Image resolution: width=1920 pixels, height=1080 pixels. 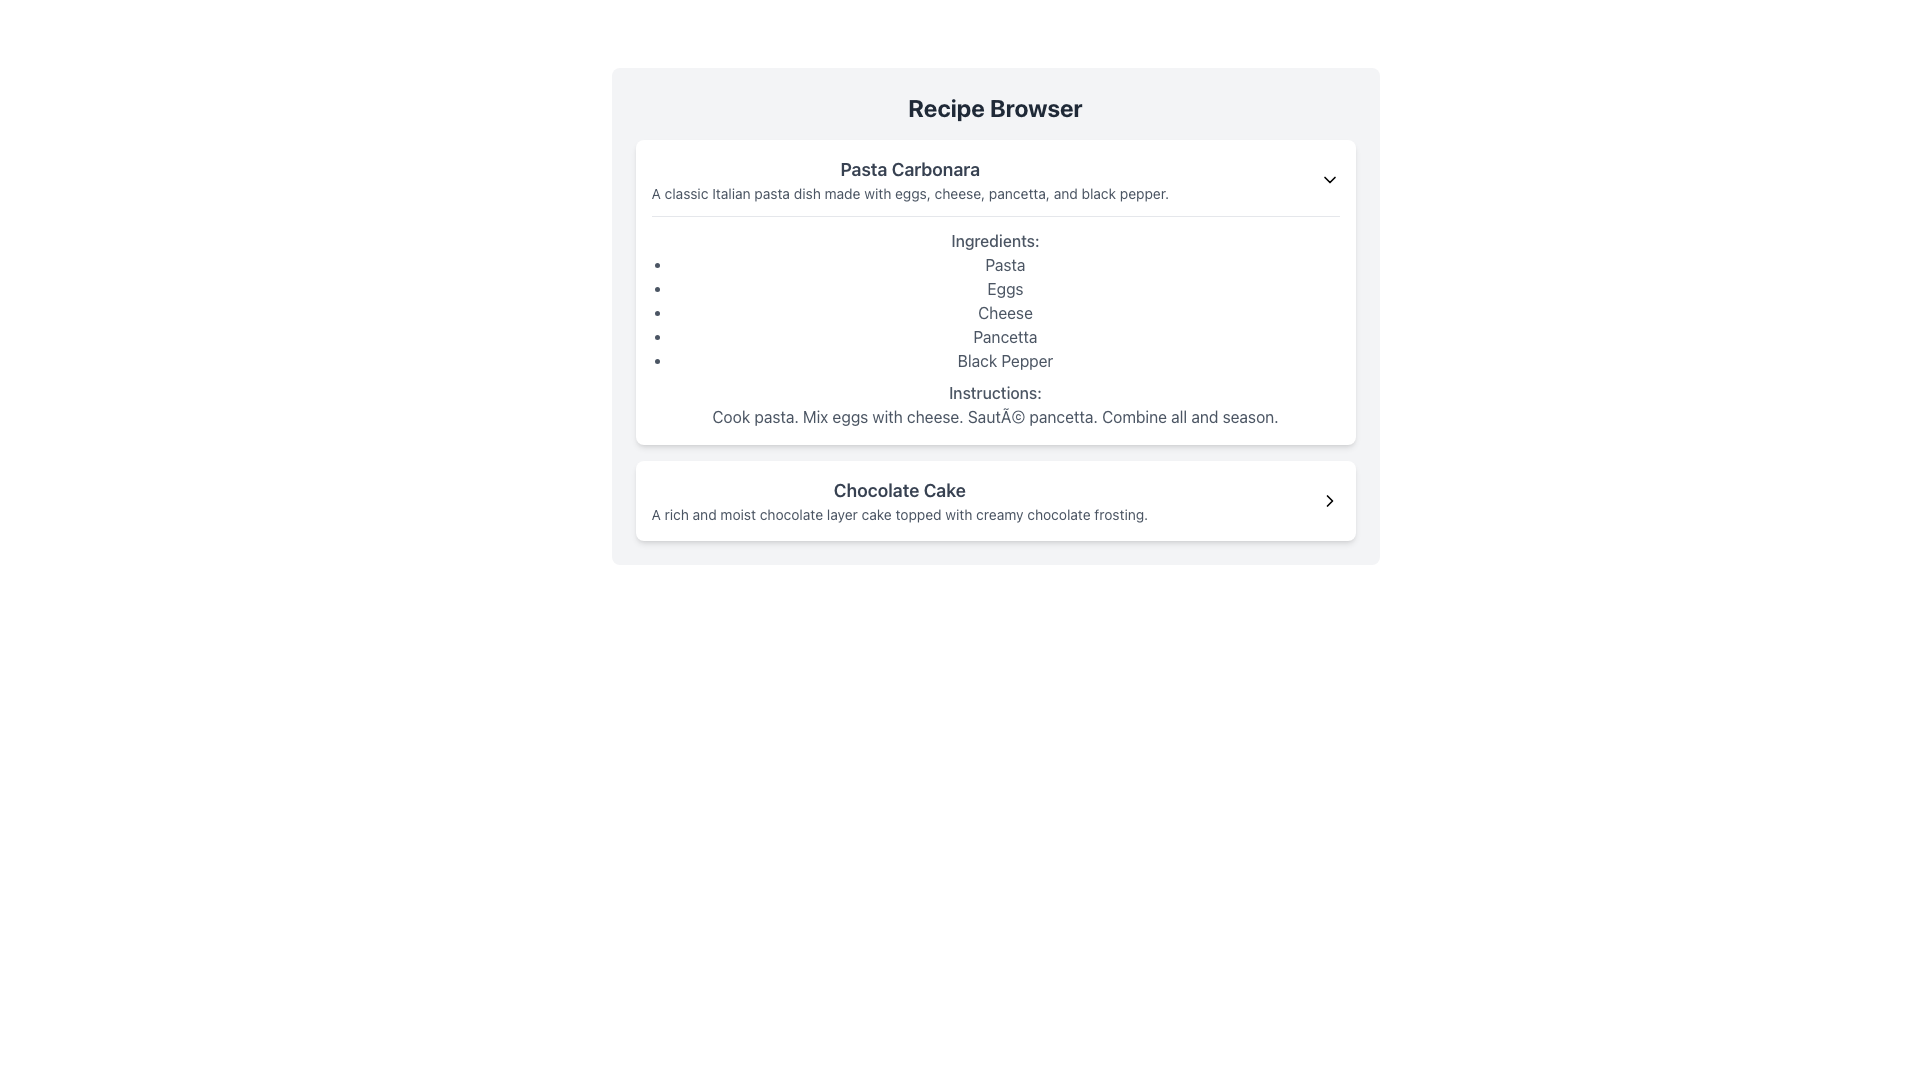 What do you see at coordinates (1329, 500) in the screenshot?
I see `the Chevron arrow icon located at the far right of the 'Chocolate Cake' card` at bounding box center [1329, 500].